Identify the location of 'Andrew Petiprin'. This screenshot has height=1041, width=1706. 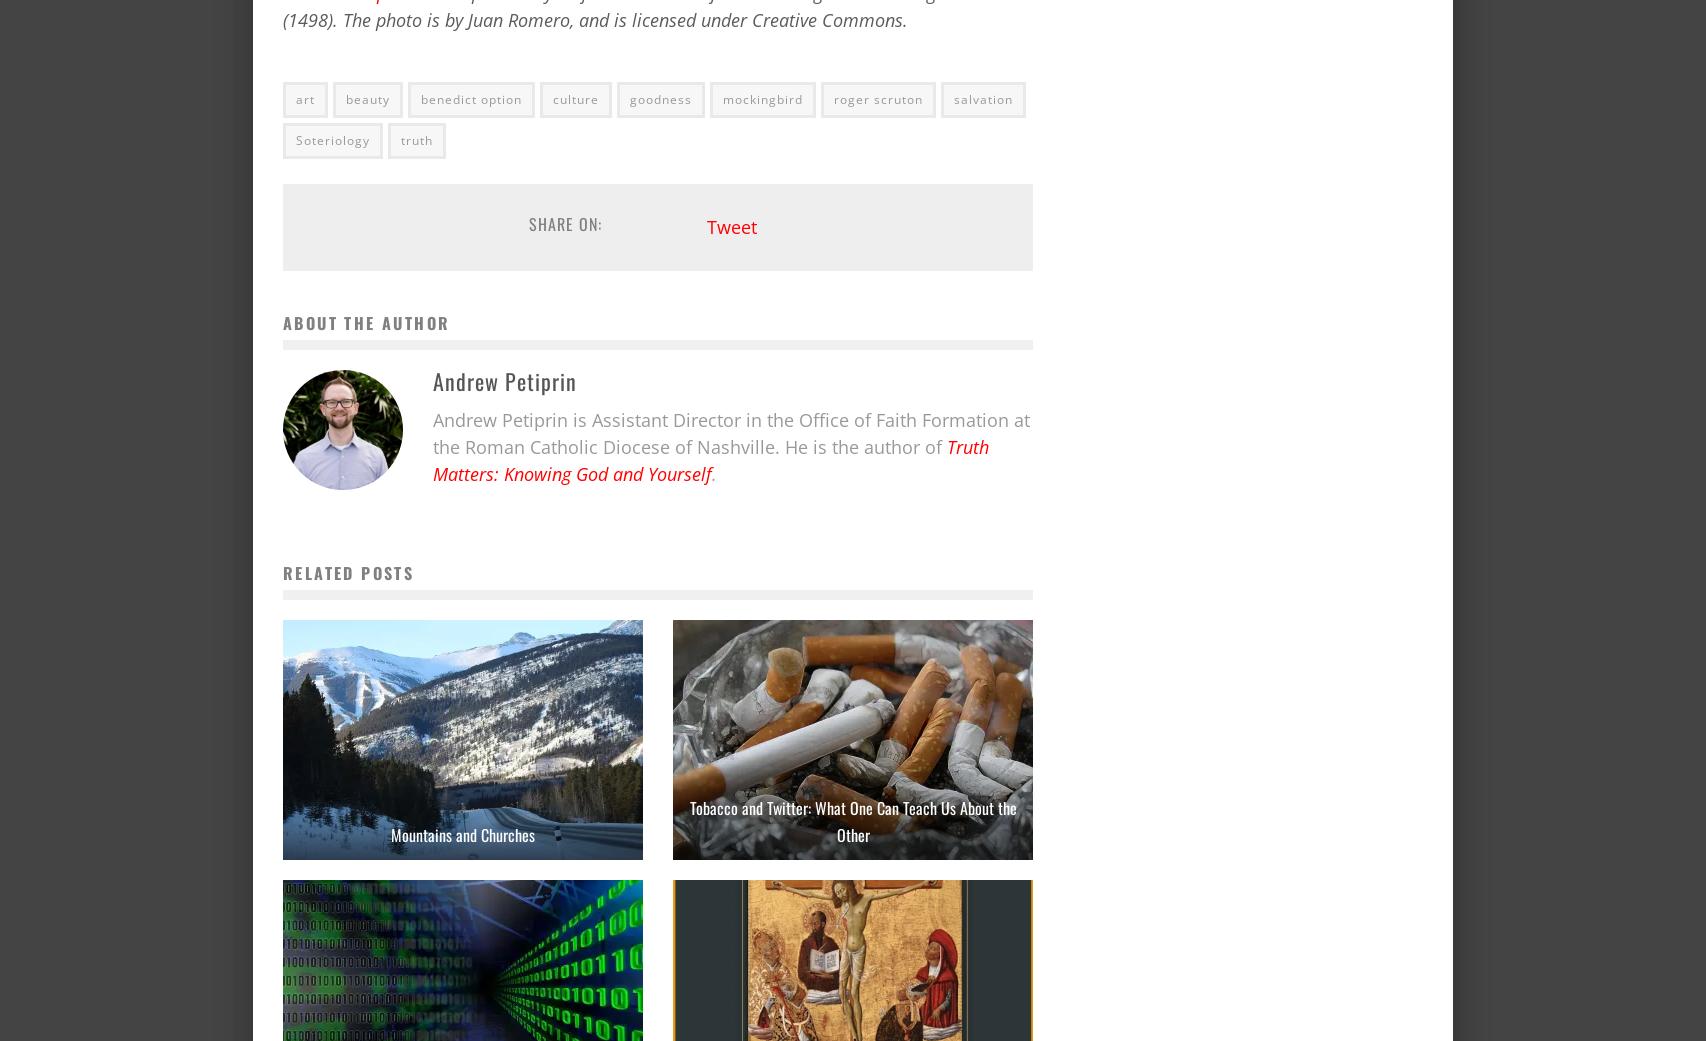
(503, 379).